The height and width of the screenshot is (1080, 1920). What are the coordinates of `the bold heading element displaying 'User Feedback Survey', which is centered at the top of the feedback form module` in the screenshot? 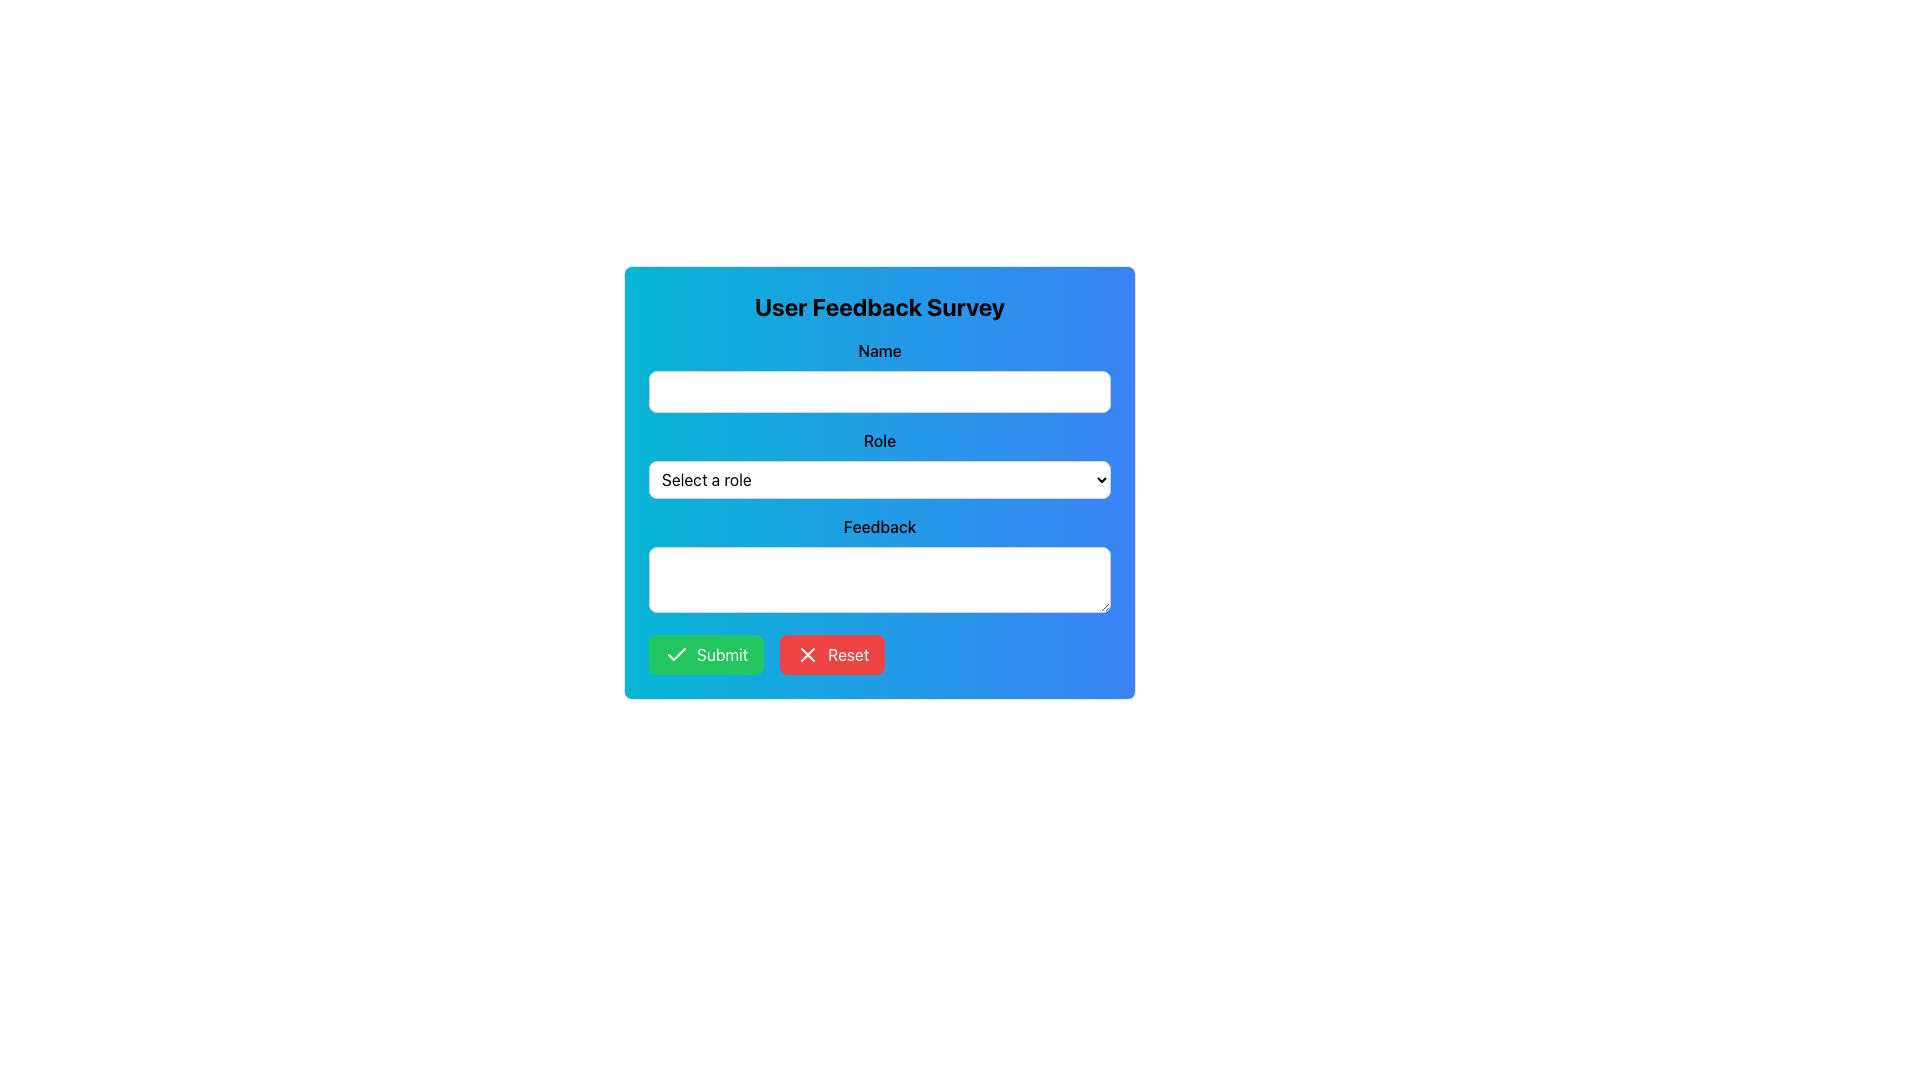 It's located at (879, 307).